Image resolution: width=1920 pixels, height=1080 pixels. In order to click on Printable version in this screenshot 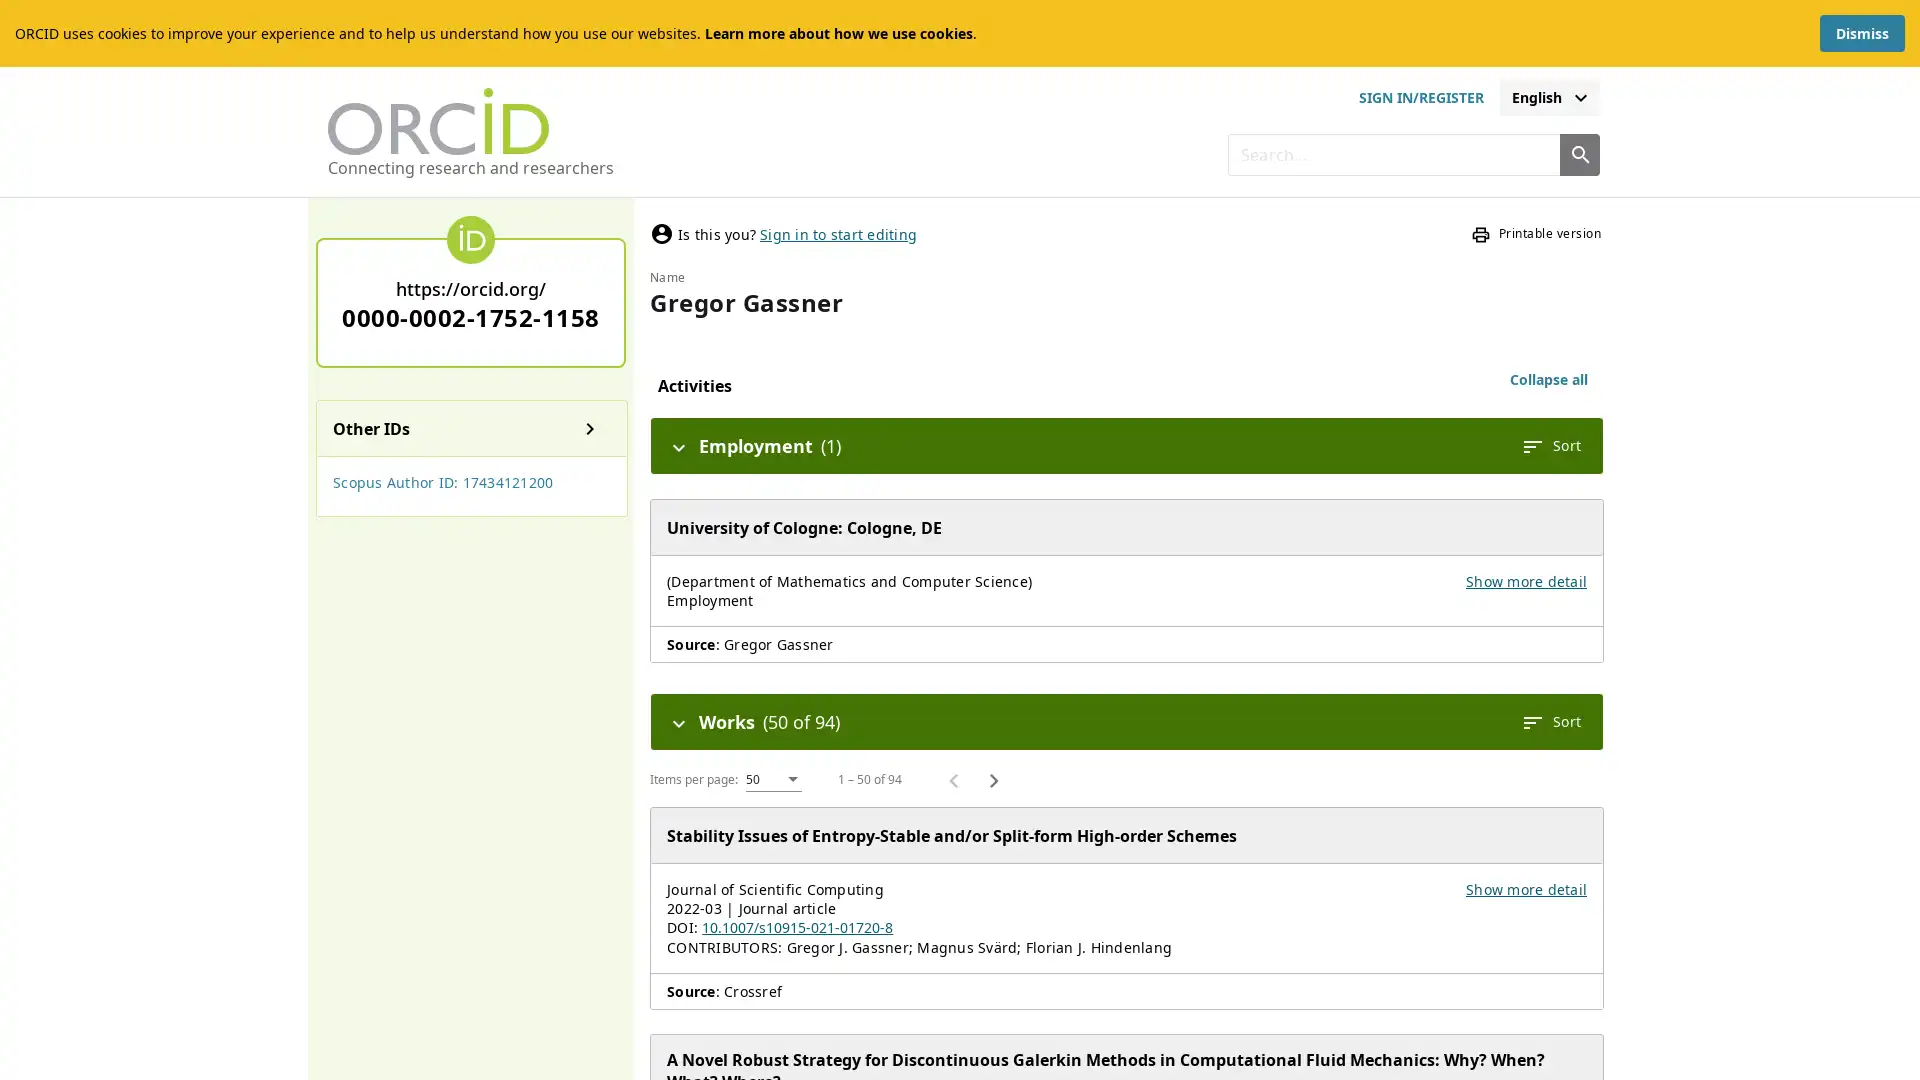, I will do `click(1535, 233)`.